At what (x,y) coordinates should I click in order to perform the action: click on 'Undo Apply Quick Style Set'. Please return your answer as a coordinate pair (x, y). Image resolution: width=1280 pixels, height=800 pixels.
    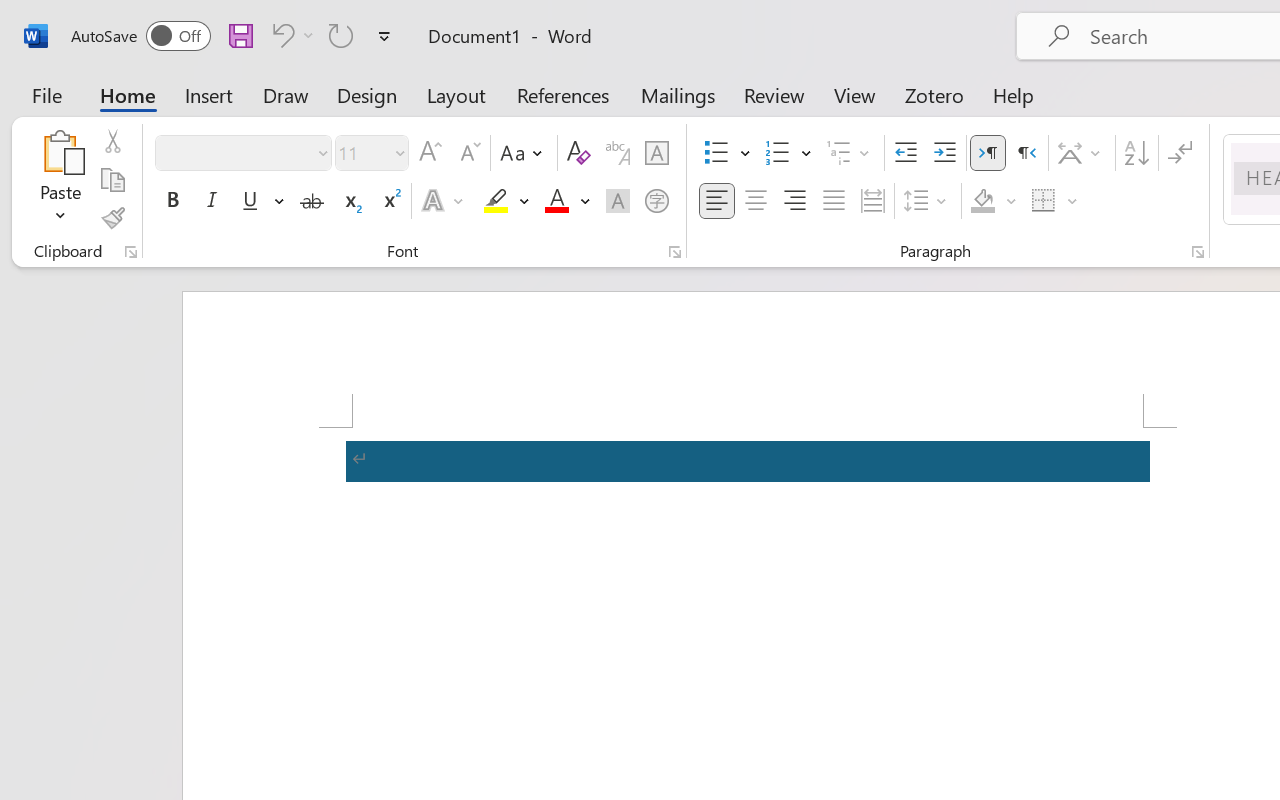
    Looking at the image, I should click on (279, 34).